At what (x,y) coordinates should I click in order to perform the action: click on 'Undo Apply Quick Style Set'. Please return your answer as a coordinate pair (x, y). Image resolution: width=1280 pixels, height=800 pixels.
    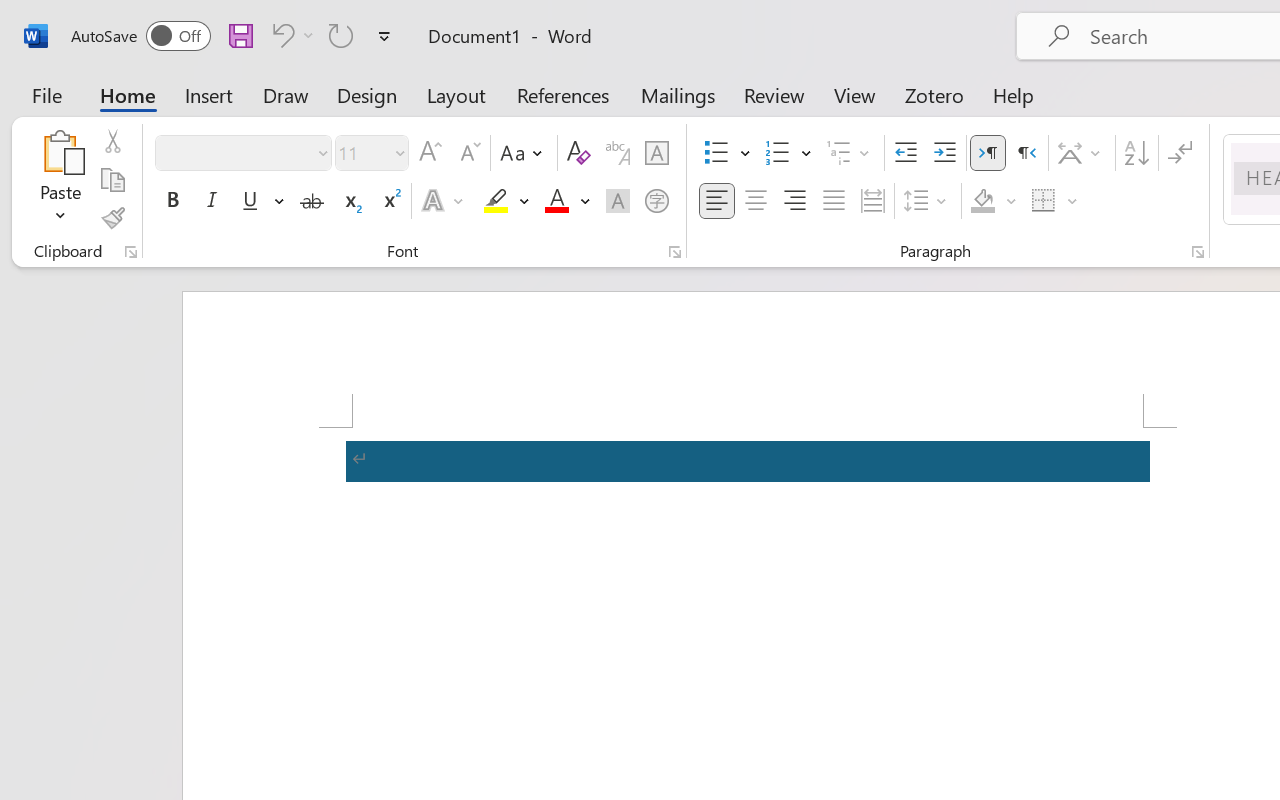
    Looking at the image, I should click on (279, 34).